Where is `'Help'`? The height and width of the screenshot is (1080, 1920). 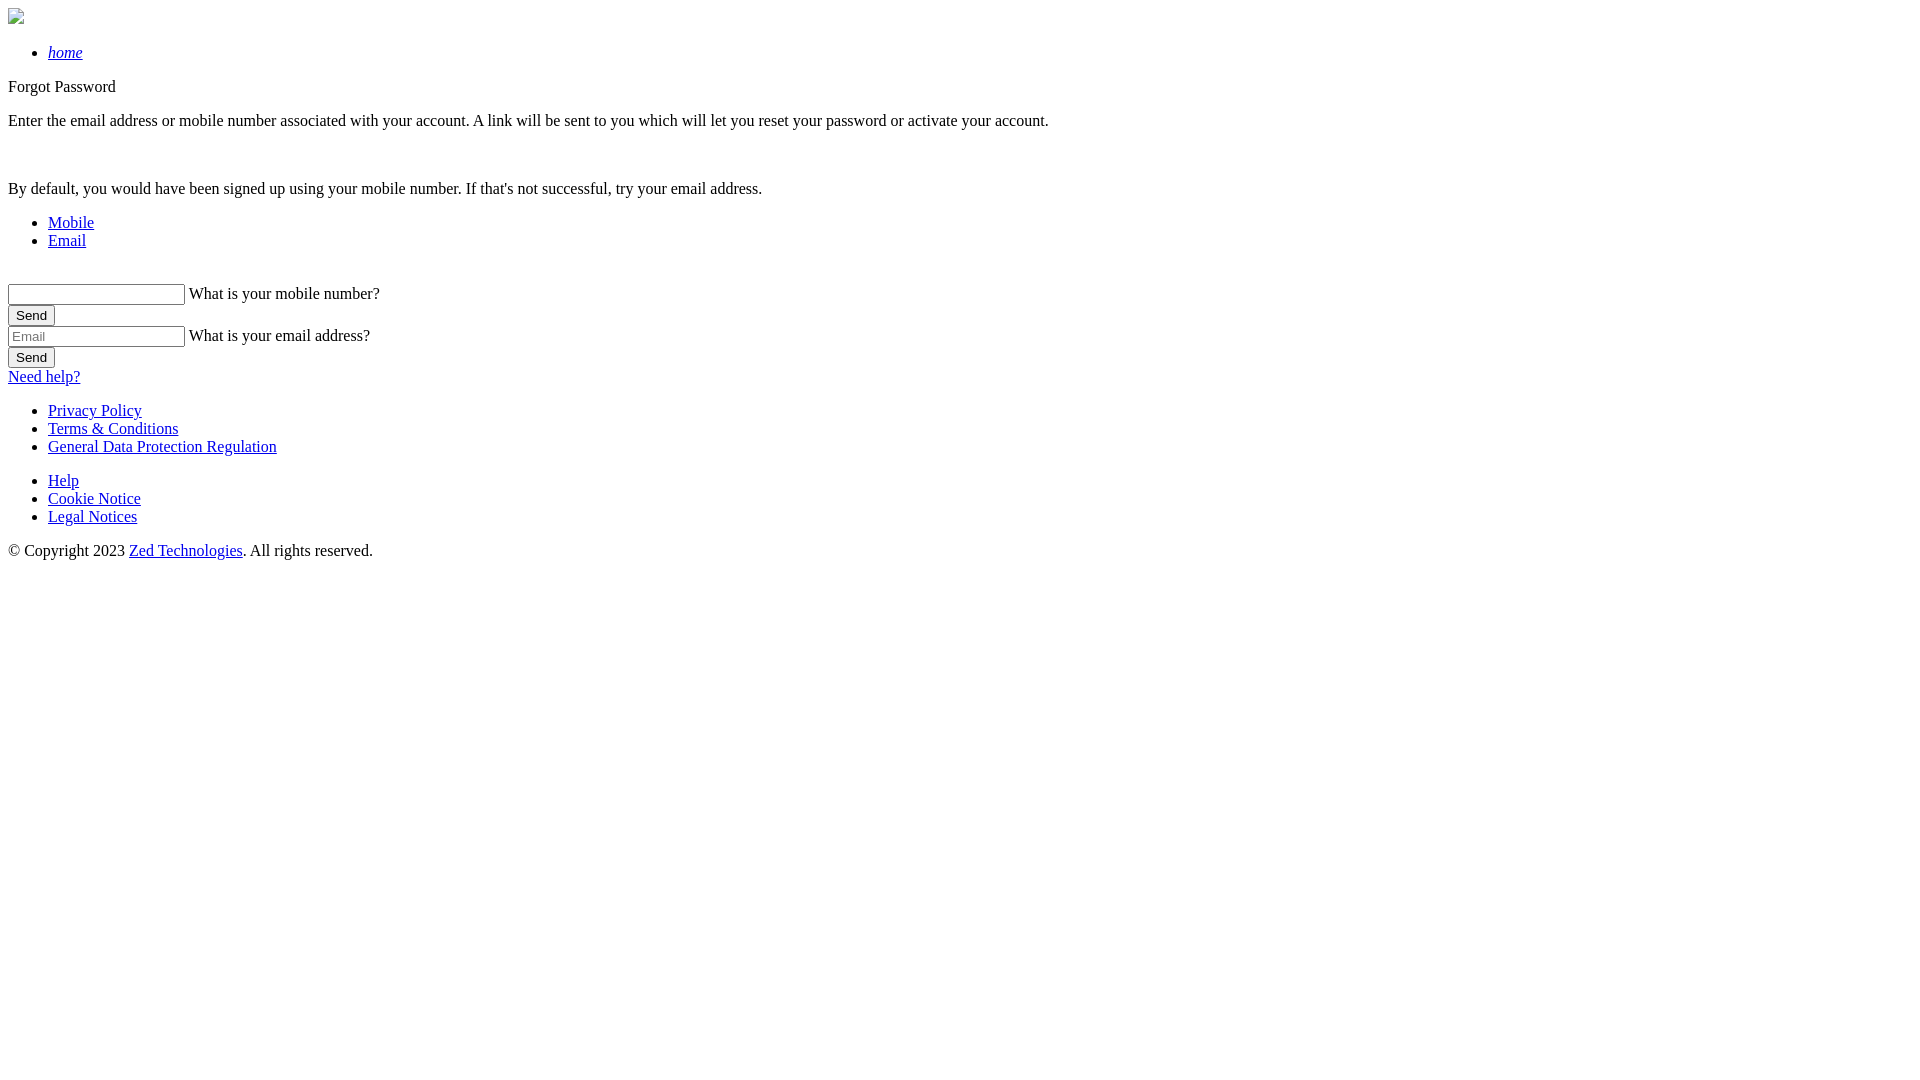
'Help' is located at coordinates (63, 480).